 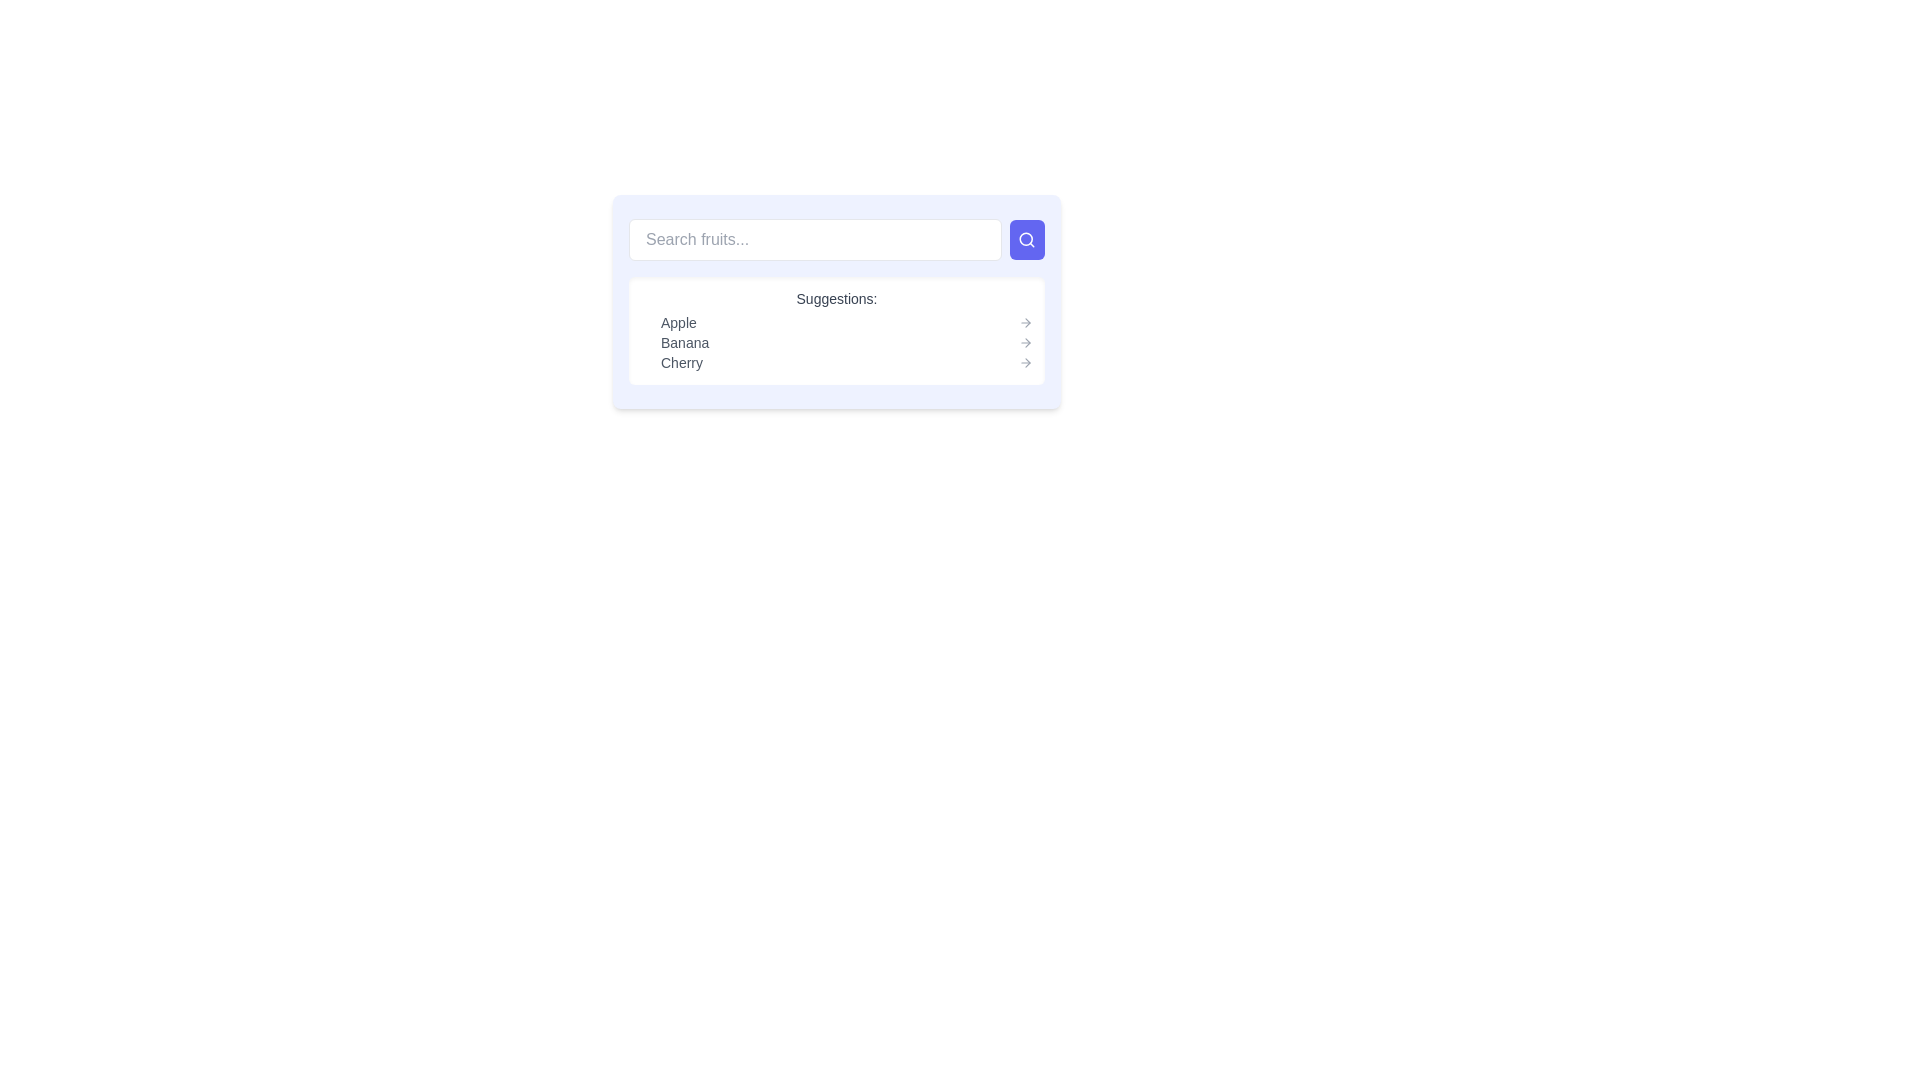 I want to click on the arrow icon located to the right of the 'Apple' text in the suggestions list, so click(x=1026, y=322).